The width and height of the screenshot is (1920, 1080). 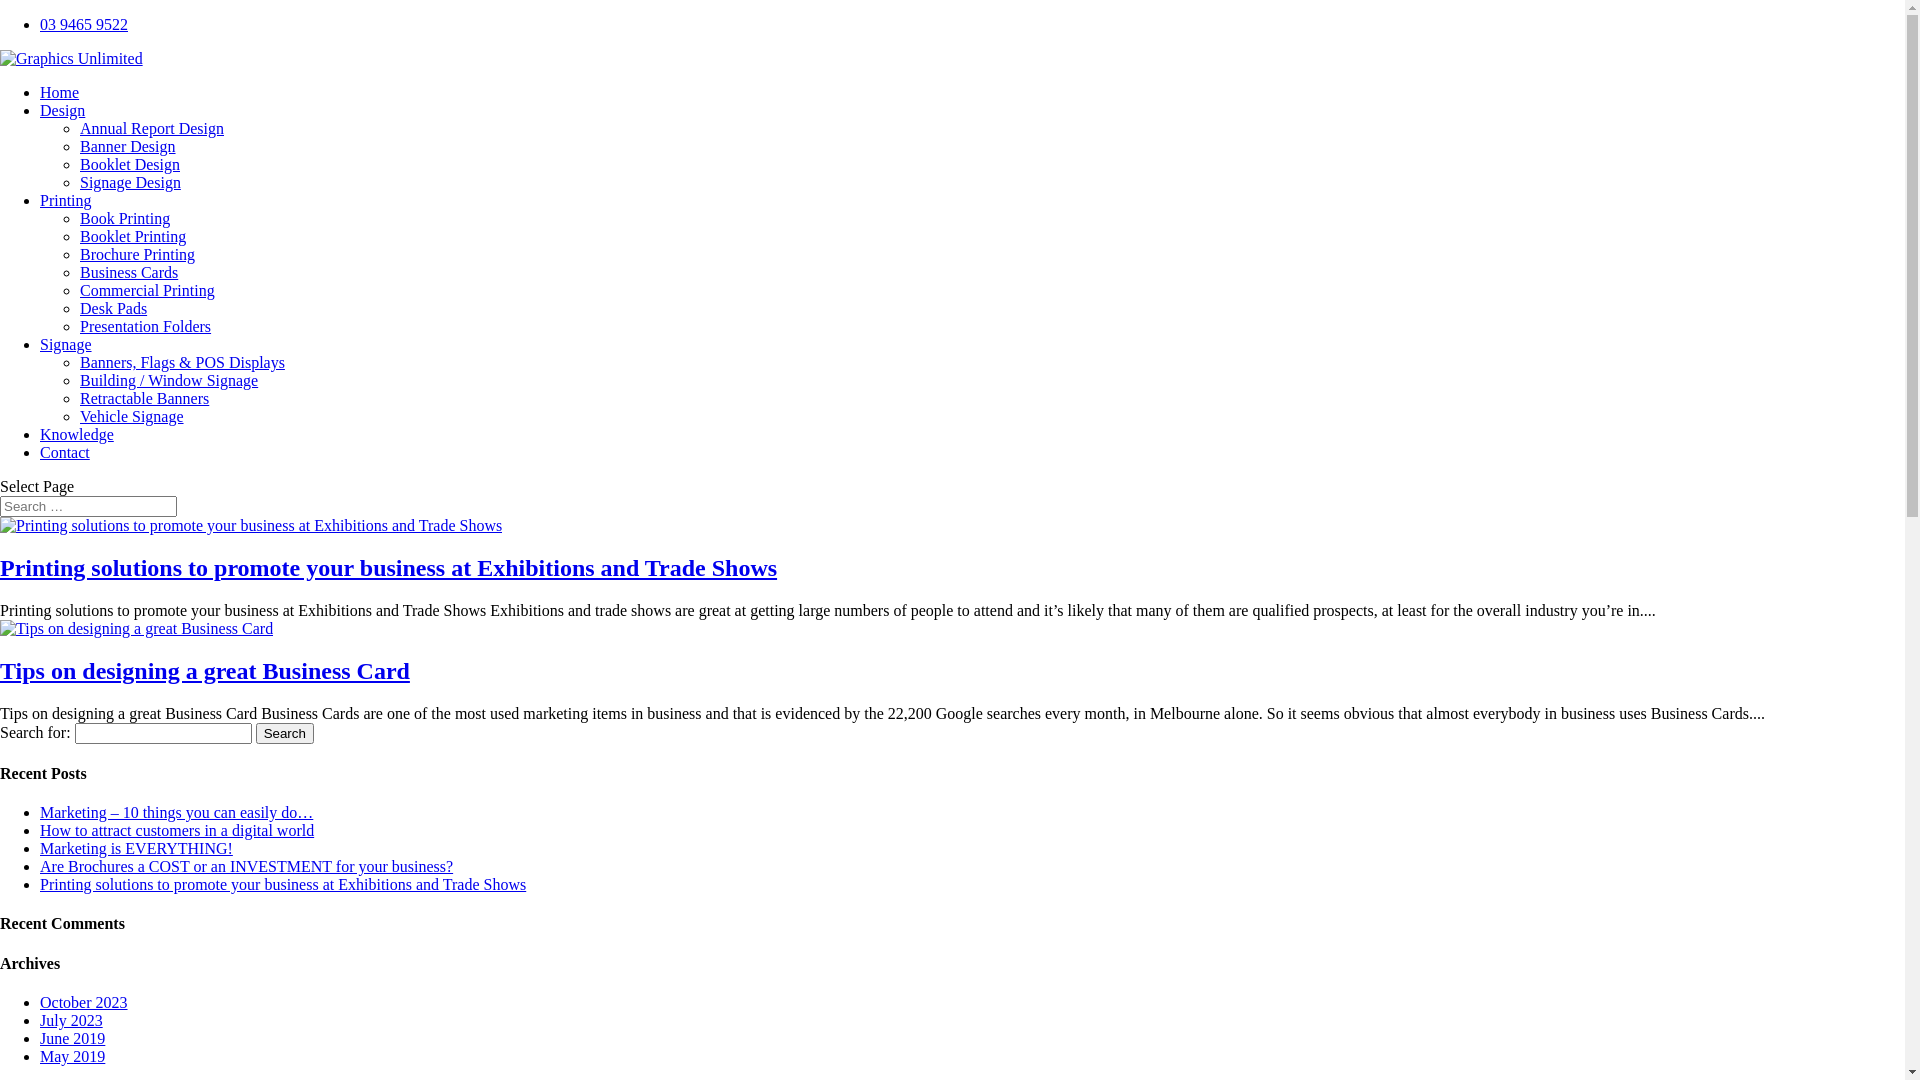 What do you see at coordinates (131, 415) in the screenshot?
I see `'Vehicle Signage'` at bounding box center [131, 415].